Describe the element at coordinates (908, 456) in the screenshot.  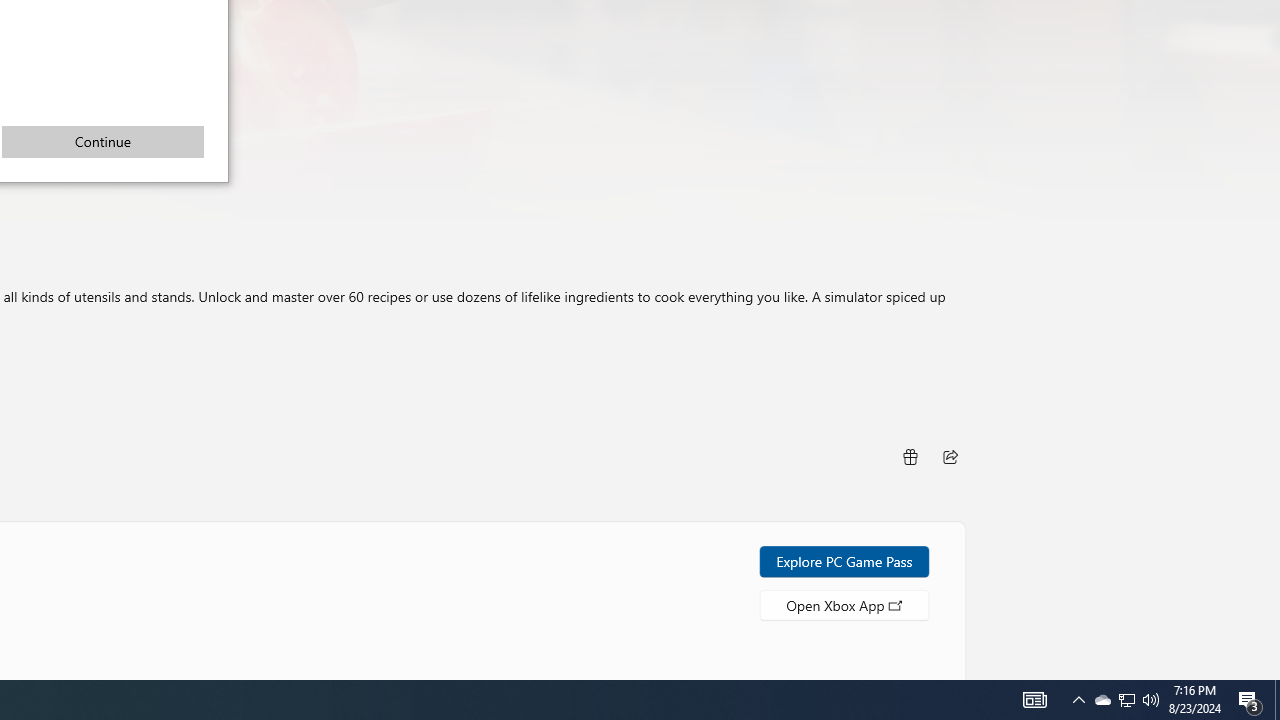
I see `'Buy as gift'` at that location.